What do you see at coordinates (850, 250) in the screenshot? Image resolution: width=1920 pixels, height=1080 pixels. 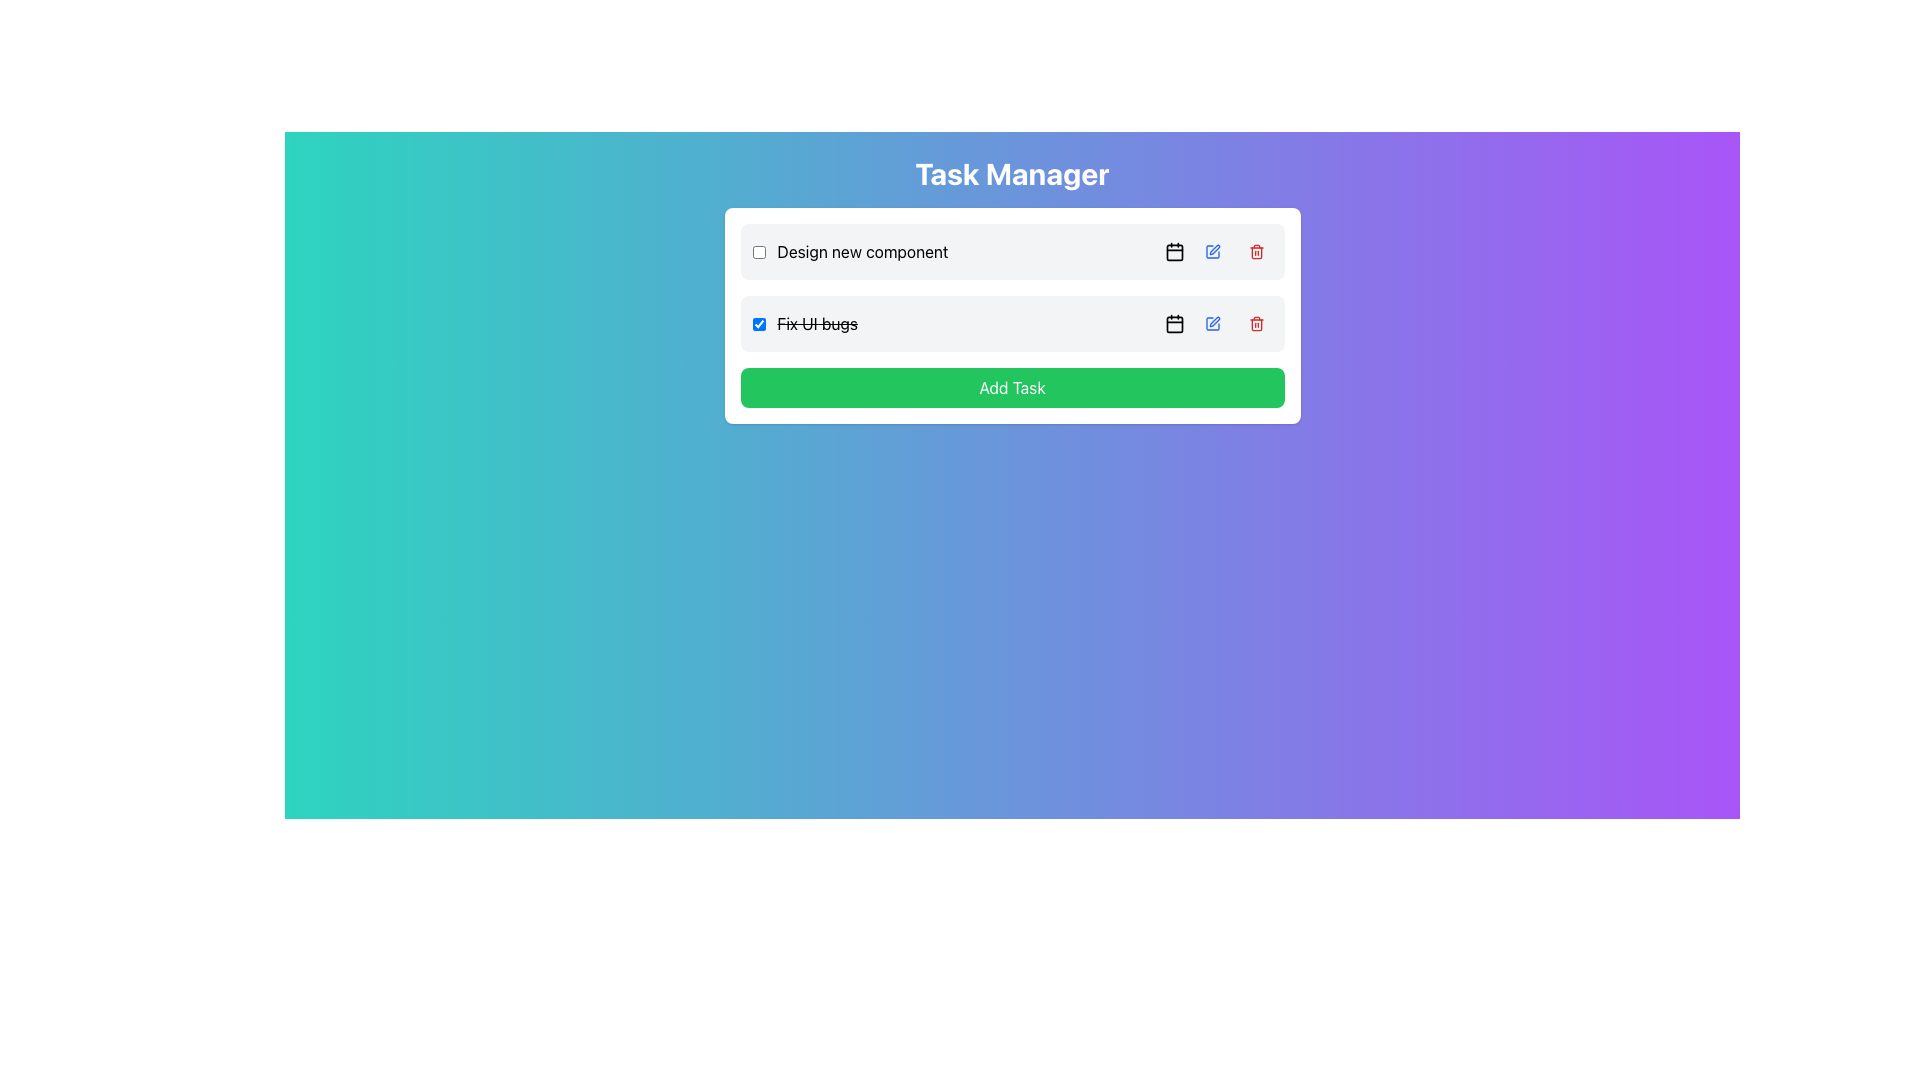 I see `the text label that serves as the title and descriptor for a specific task within the task manager, positioned at the top of the task list` at bounding box center [850, 250].